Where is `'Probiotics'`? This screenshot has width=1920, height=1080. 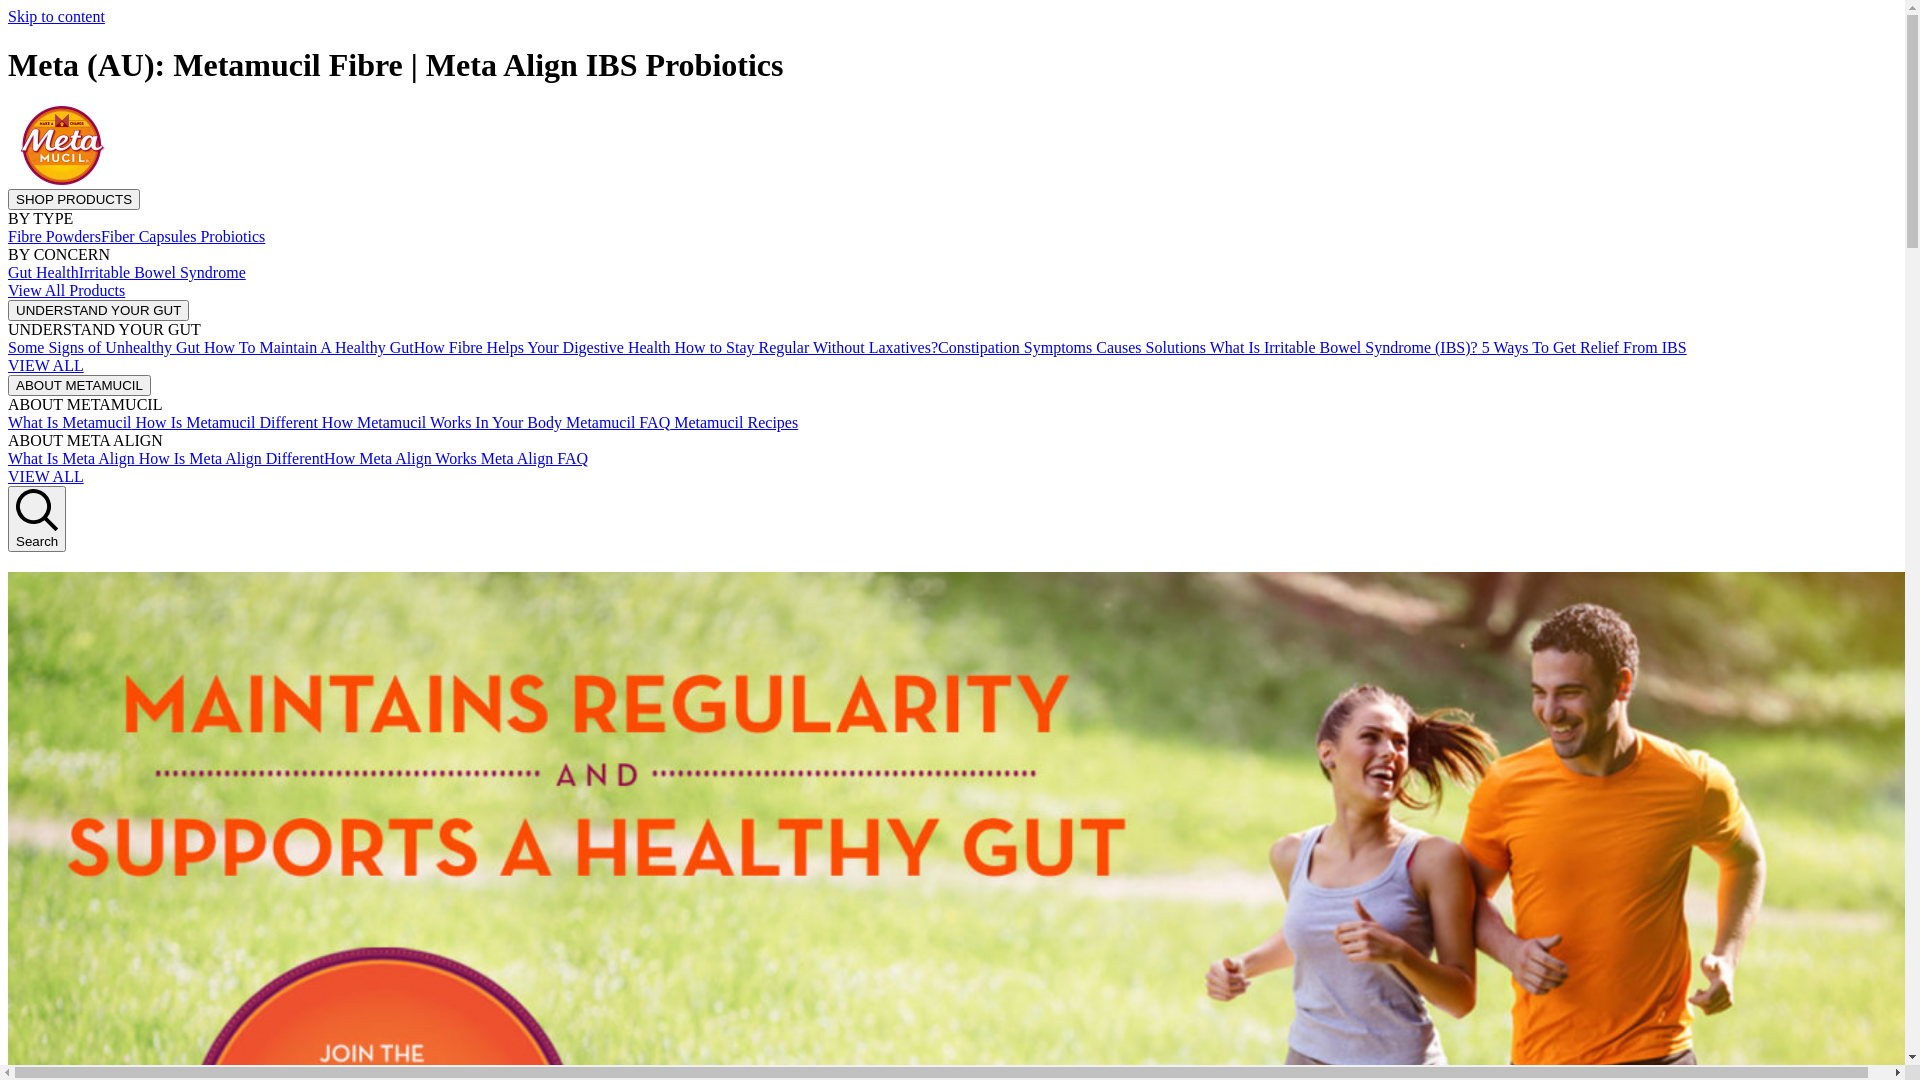 'Probiotics' is located at coordinates (230, 235).